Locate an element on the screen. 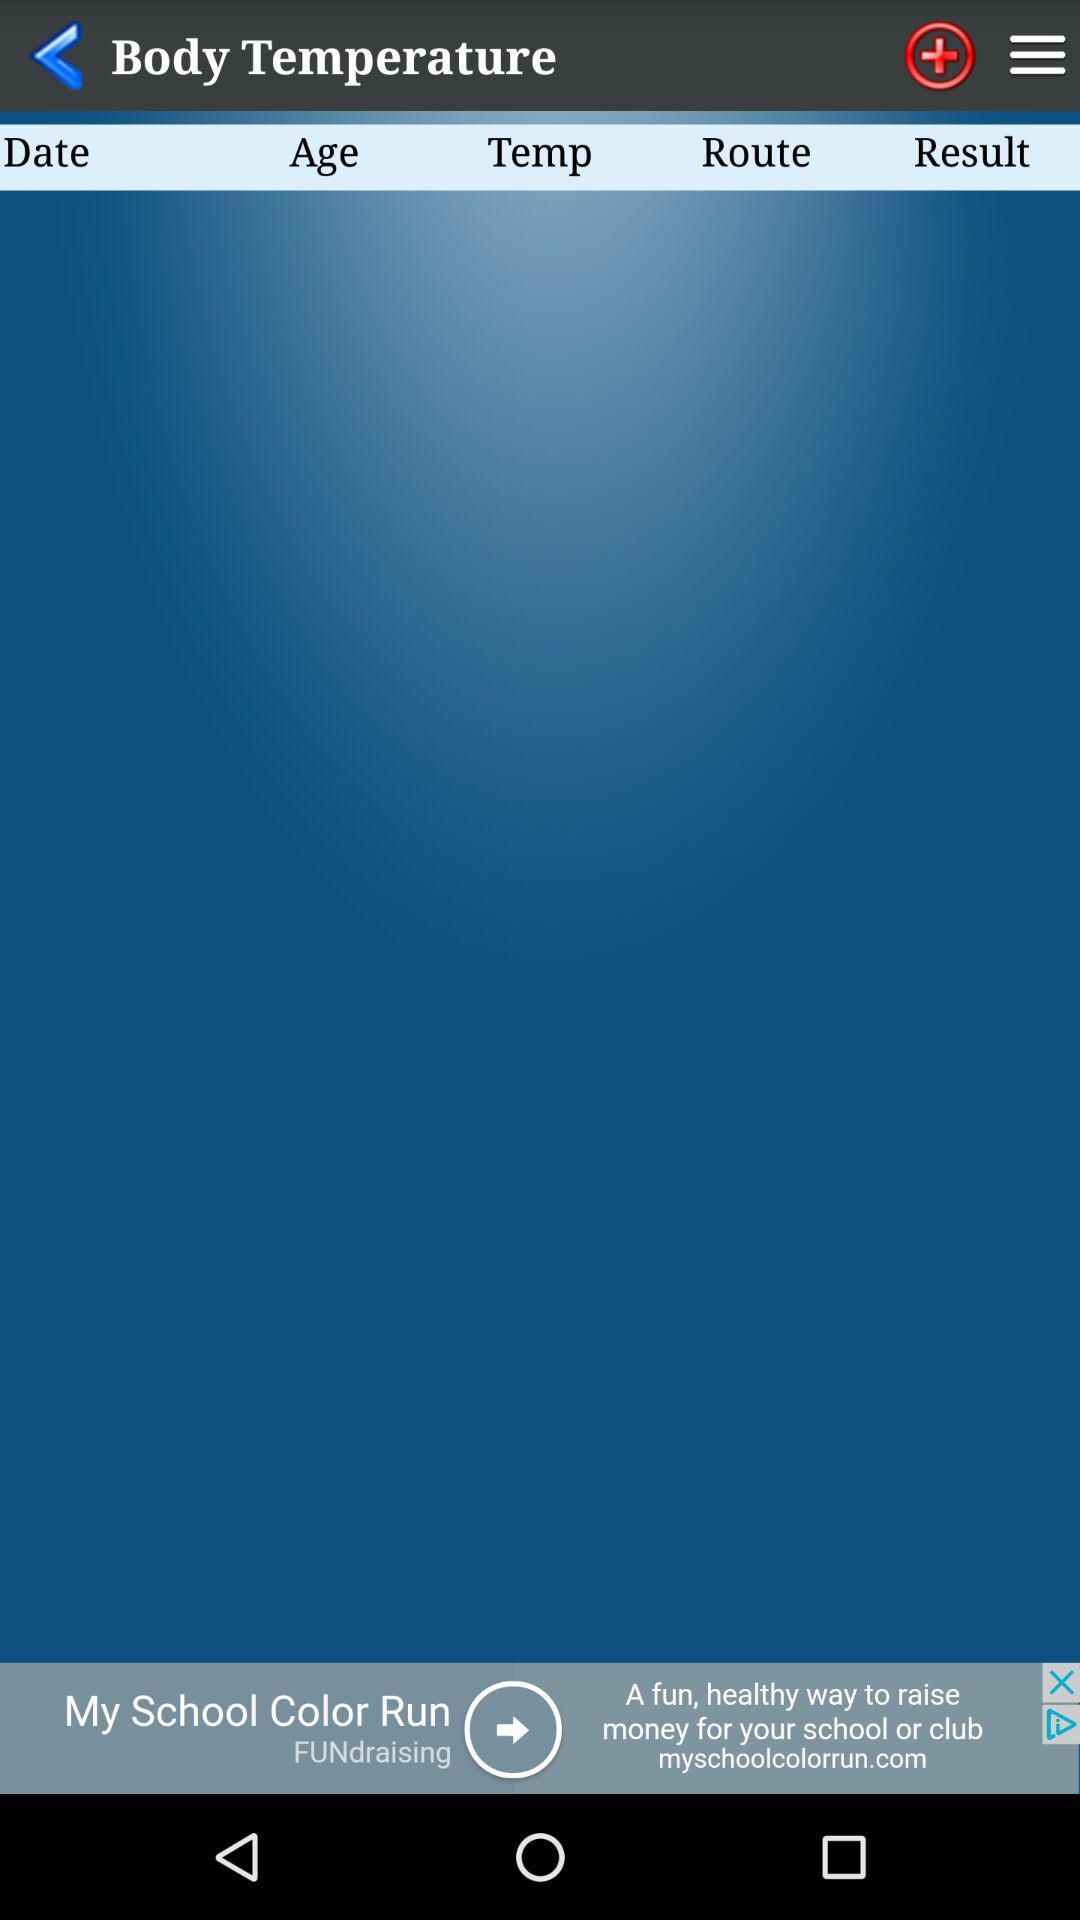  go back is located at coordinates (54, 55).